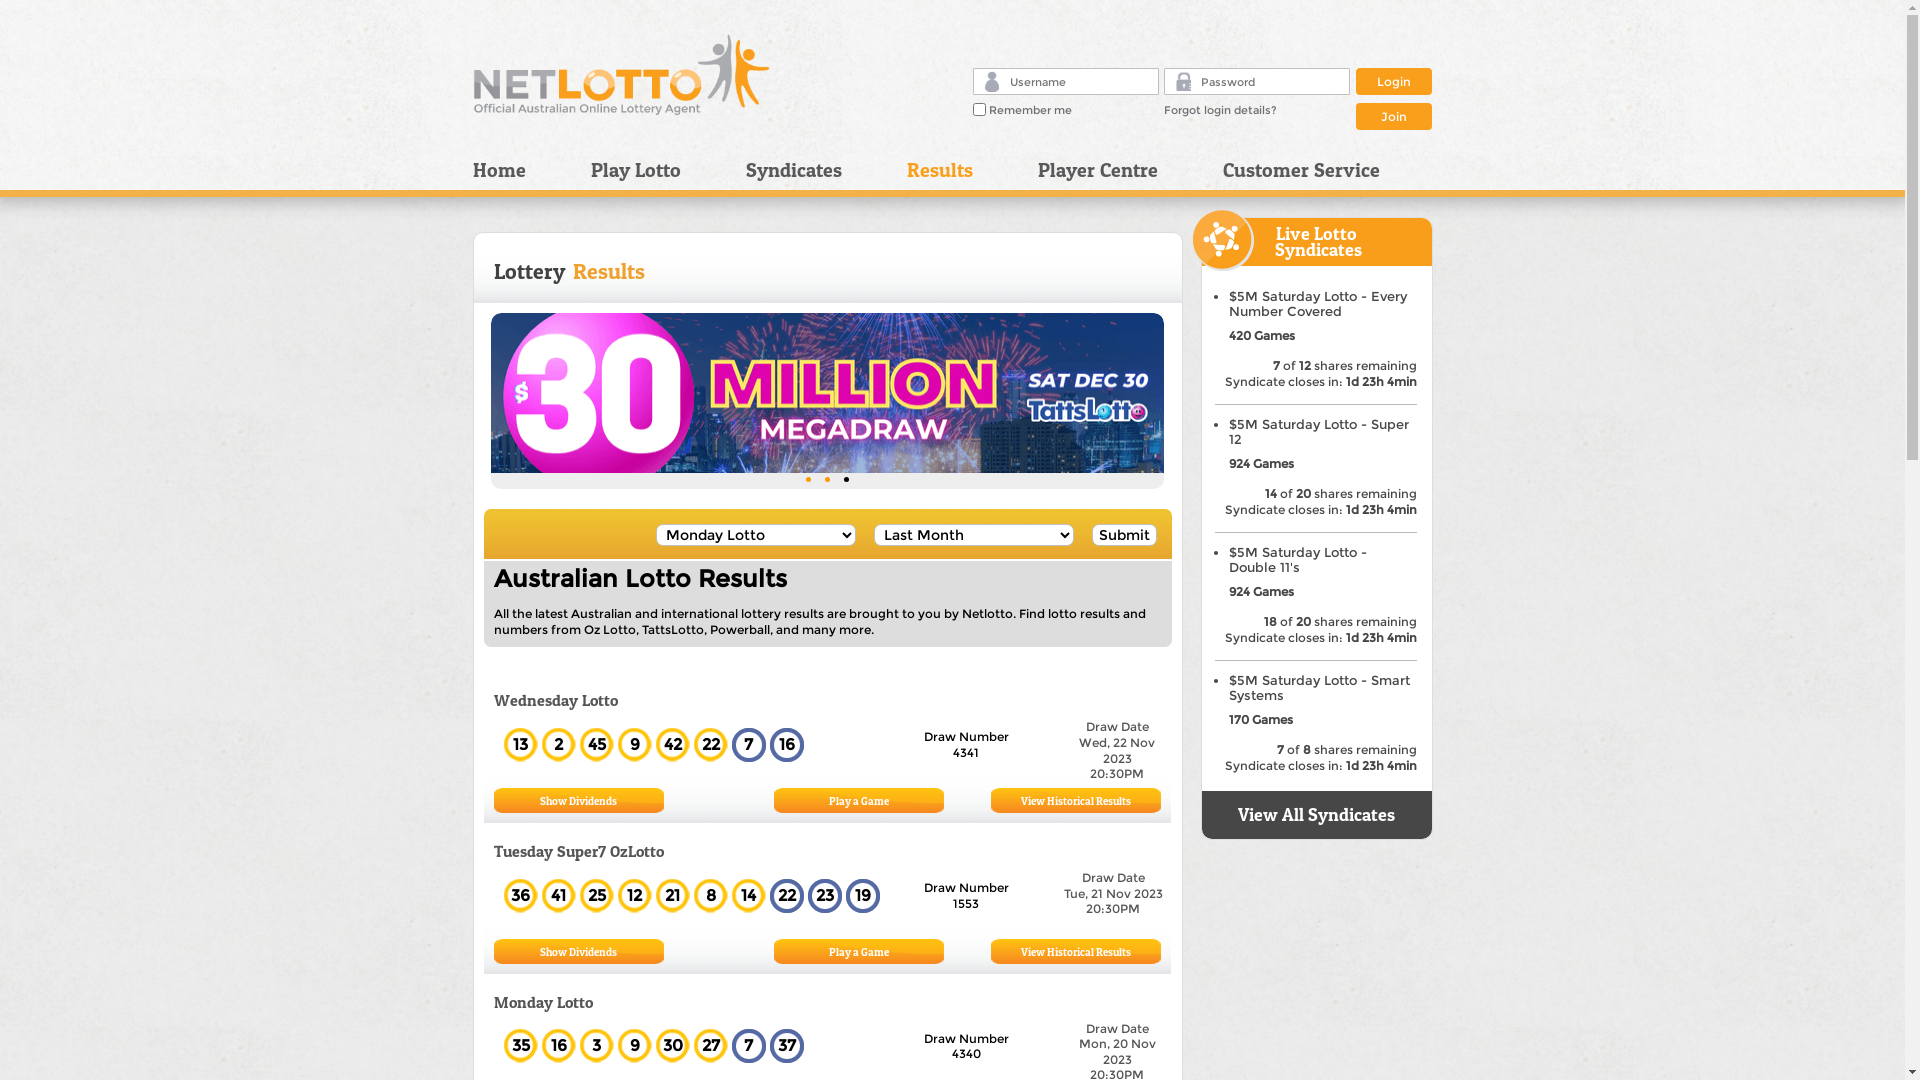 The image size is (1920, 1080). I want to click on 'Forgot login details?', so click(1219, 110).